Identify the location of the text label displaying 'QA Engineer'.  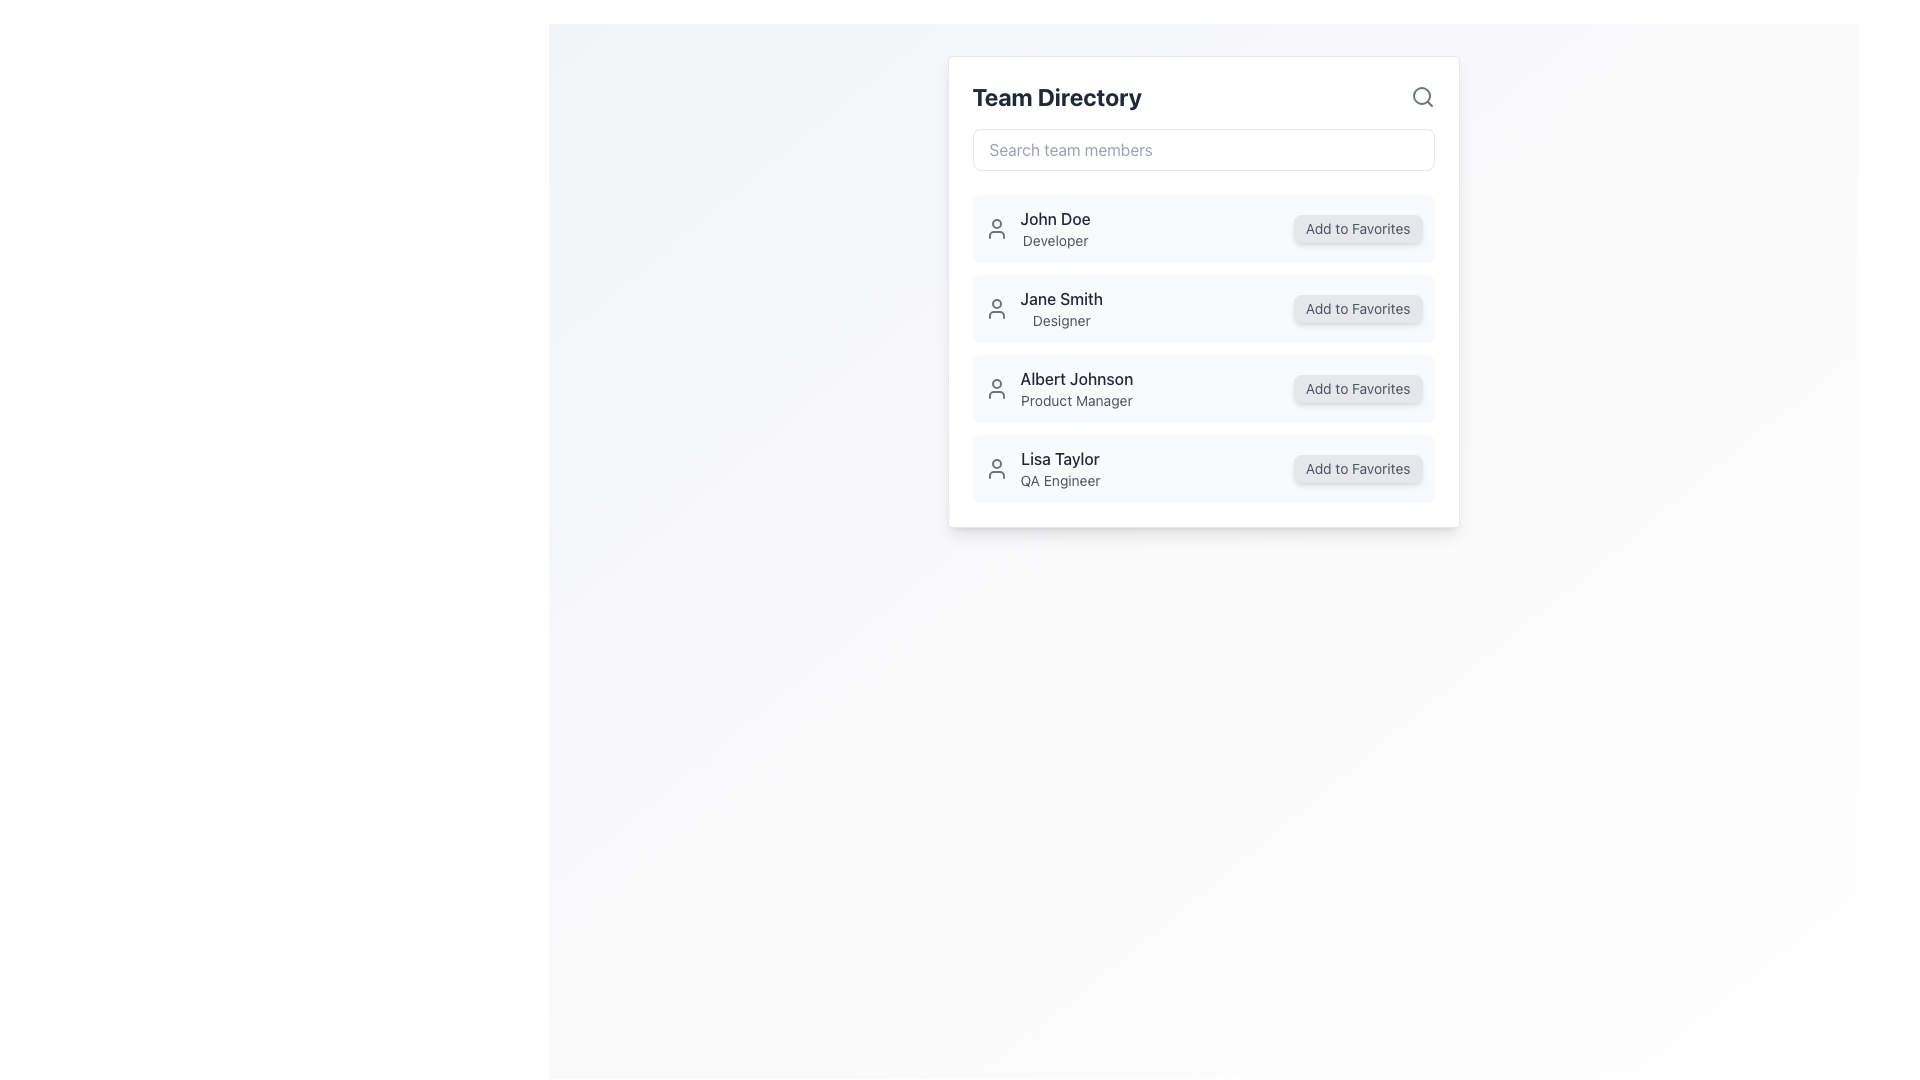
(1059, 481).